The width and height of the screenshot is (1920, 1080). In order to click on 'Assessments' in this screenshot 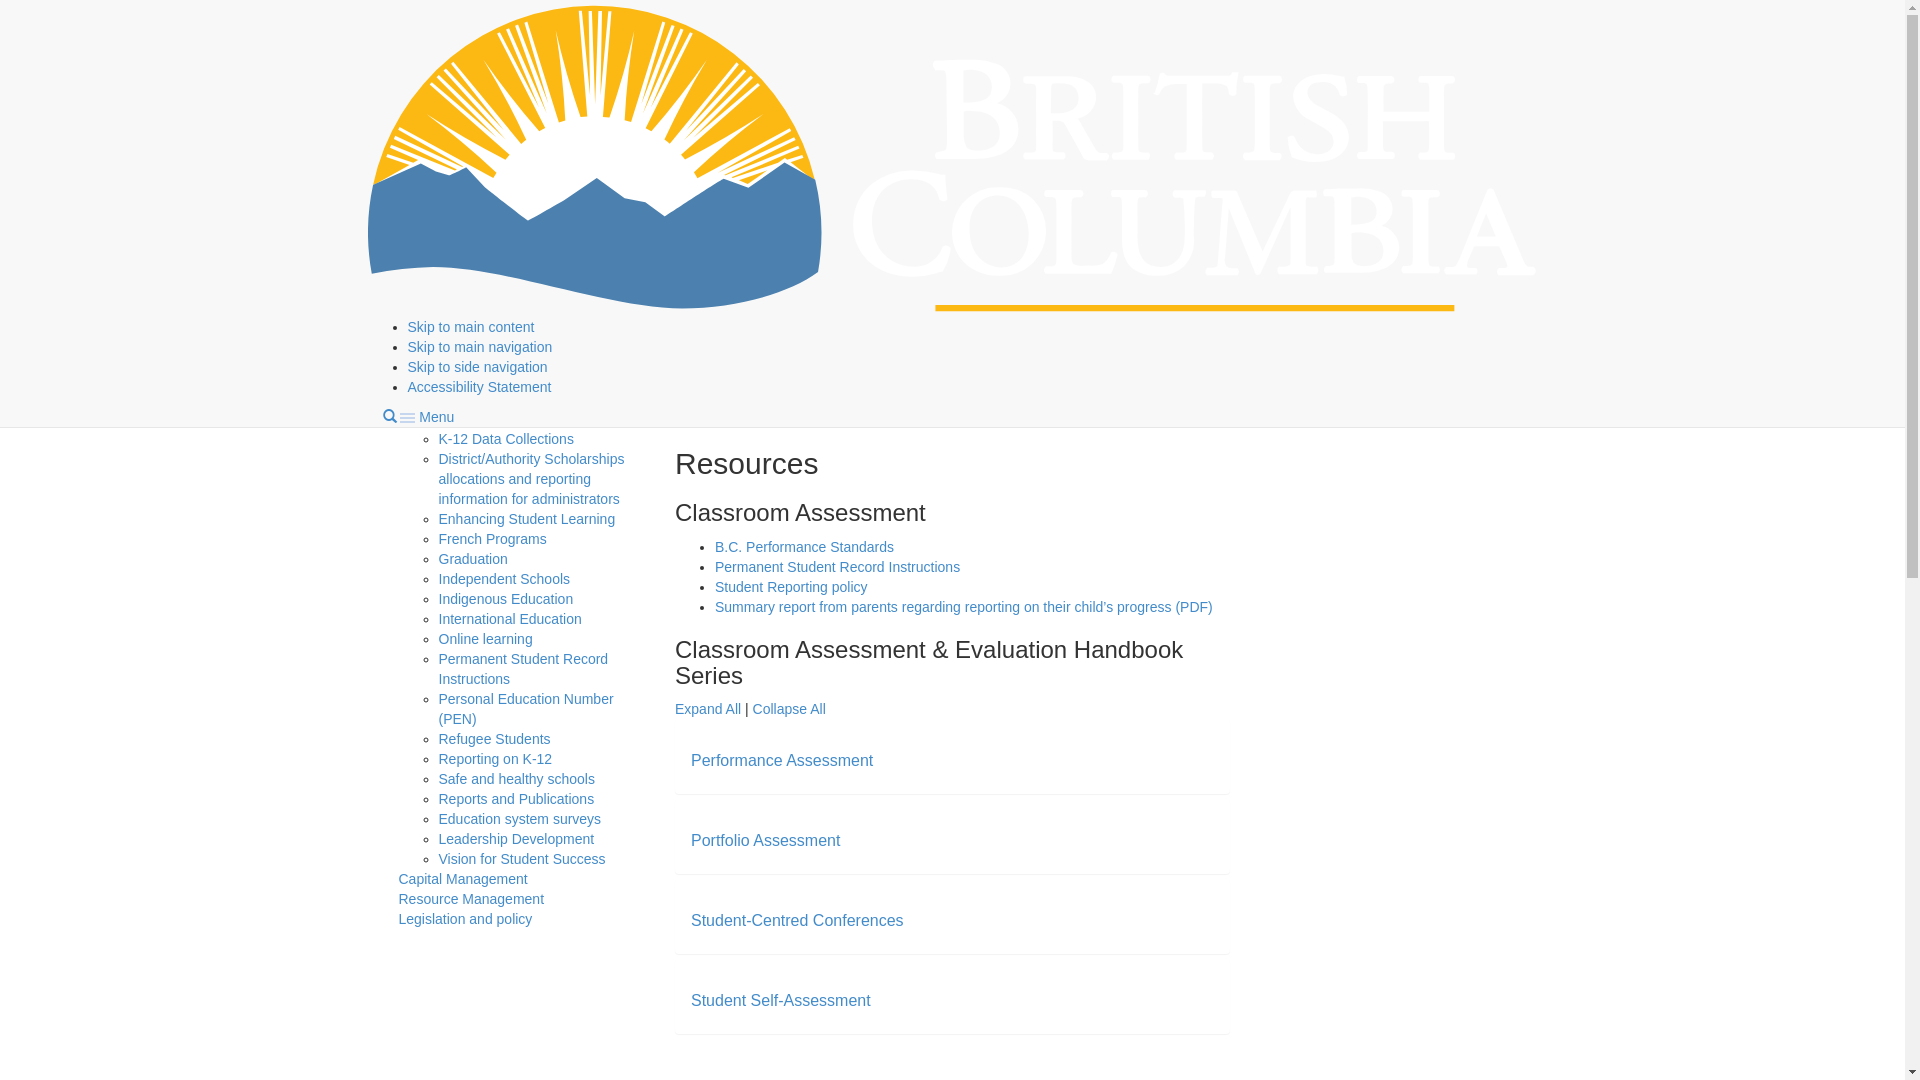, I will do `click(1109, 18)`.